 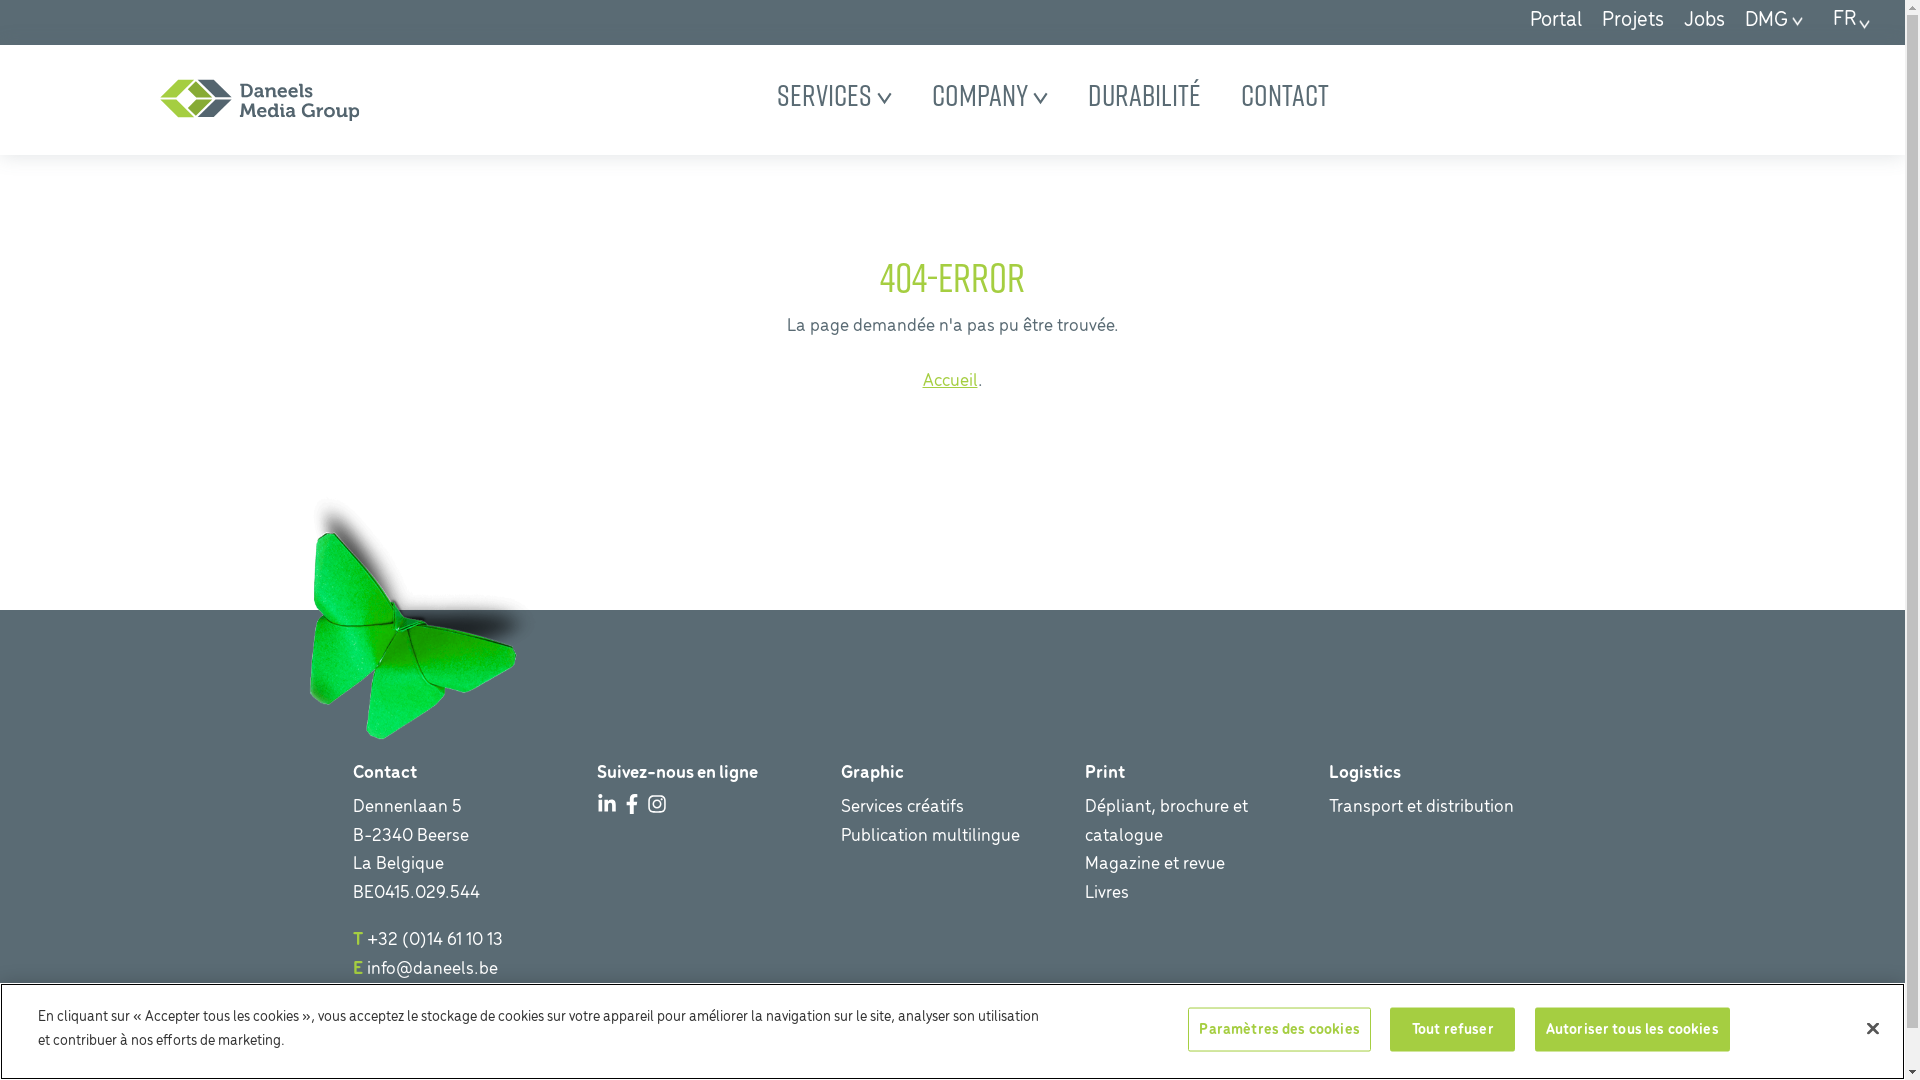 What do you see at coordinates (1419, 806) in the screenshot?
I see `'Transport et distribution'` at bounding box center [1419, 806].